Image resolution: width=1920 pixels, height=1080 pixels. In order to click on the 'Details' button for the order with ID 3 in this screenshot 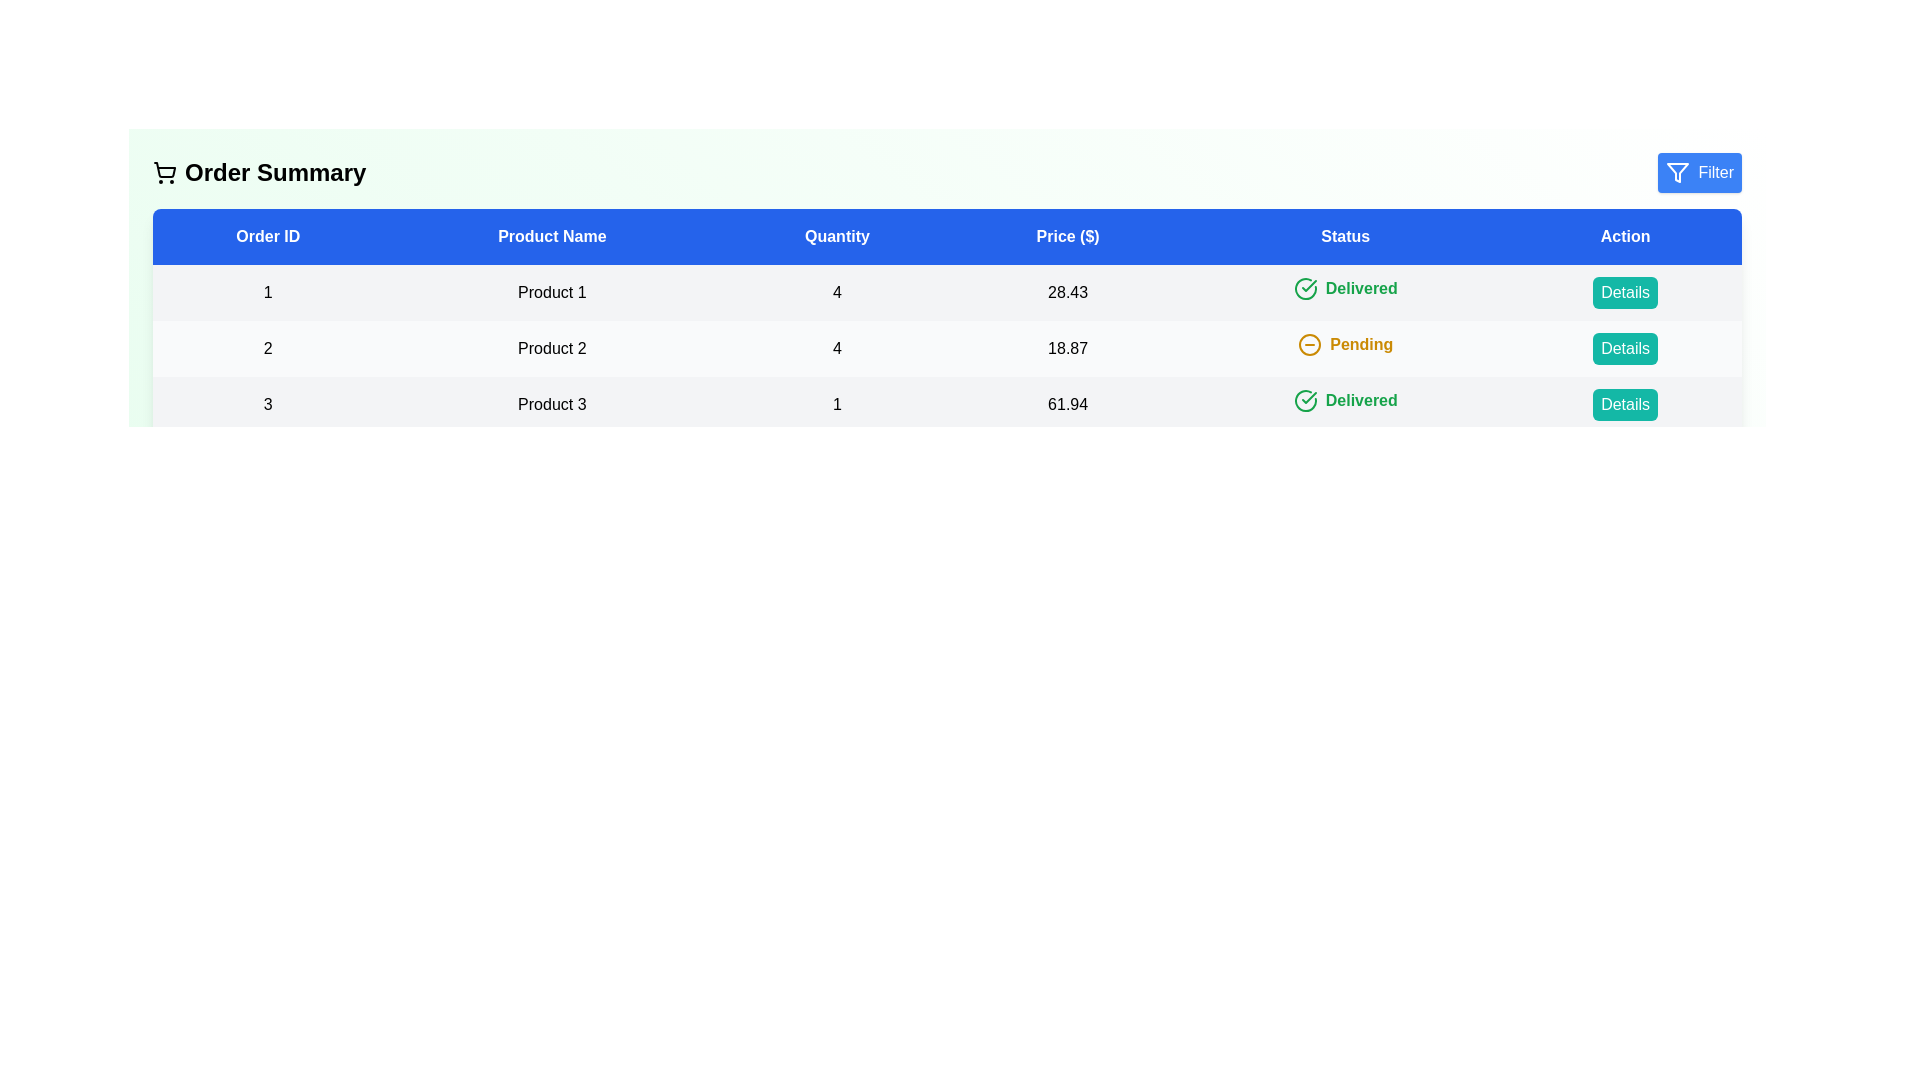, I will do `click(1625, 405)`.